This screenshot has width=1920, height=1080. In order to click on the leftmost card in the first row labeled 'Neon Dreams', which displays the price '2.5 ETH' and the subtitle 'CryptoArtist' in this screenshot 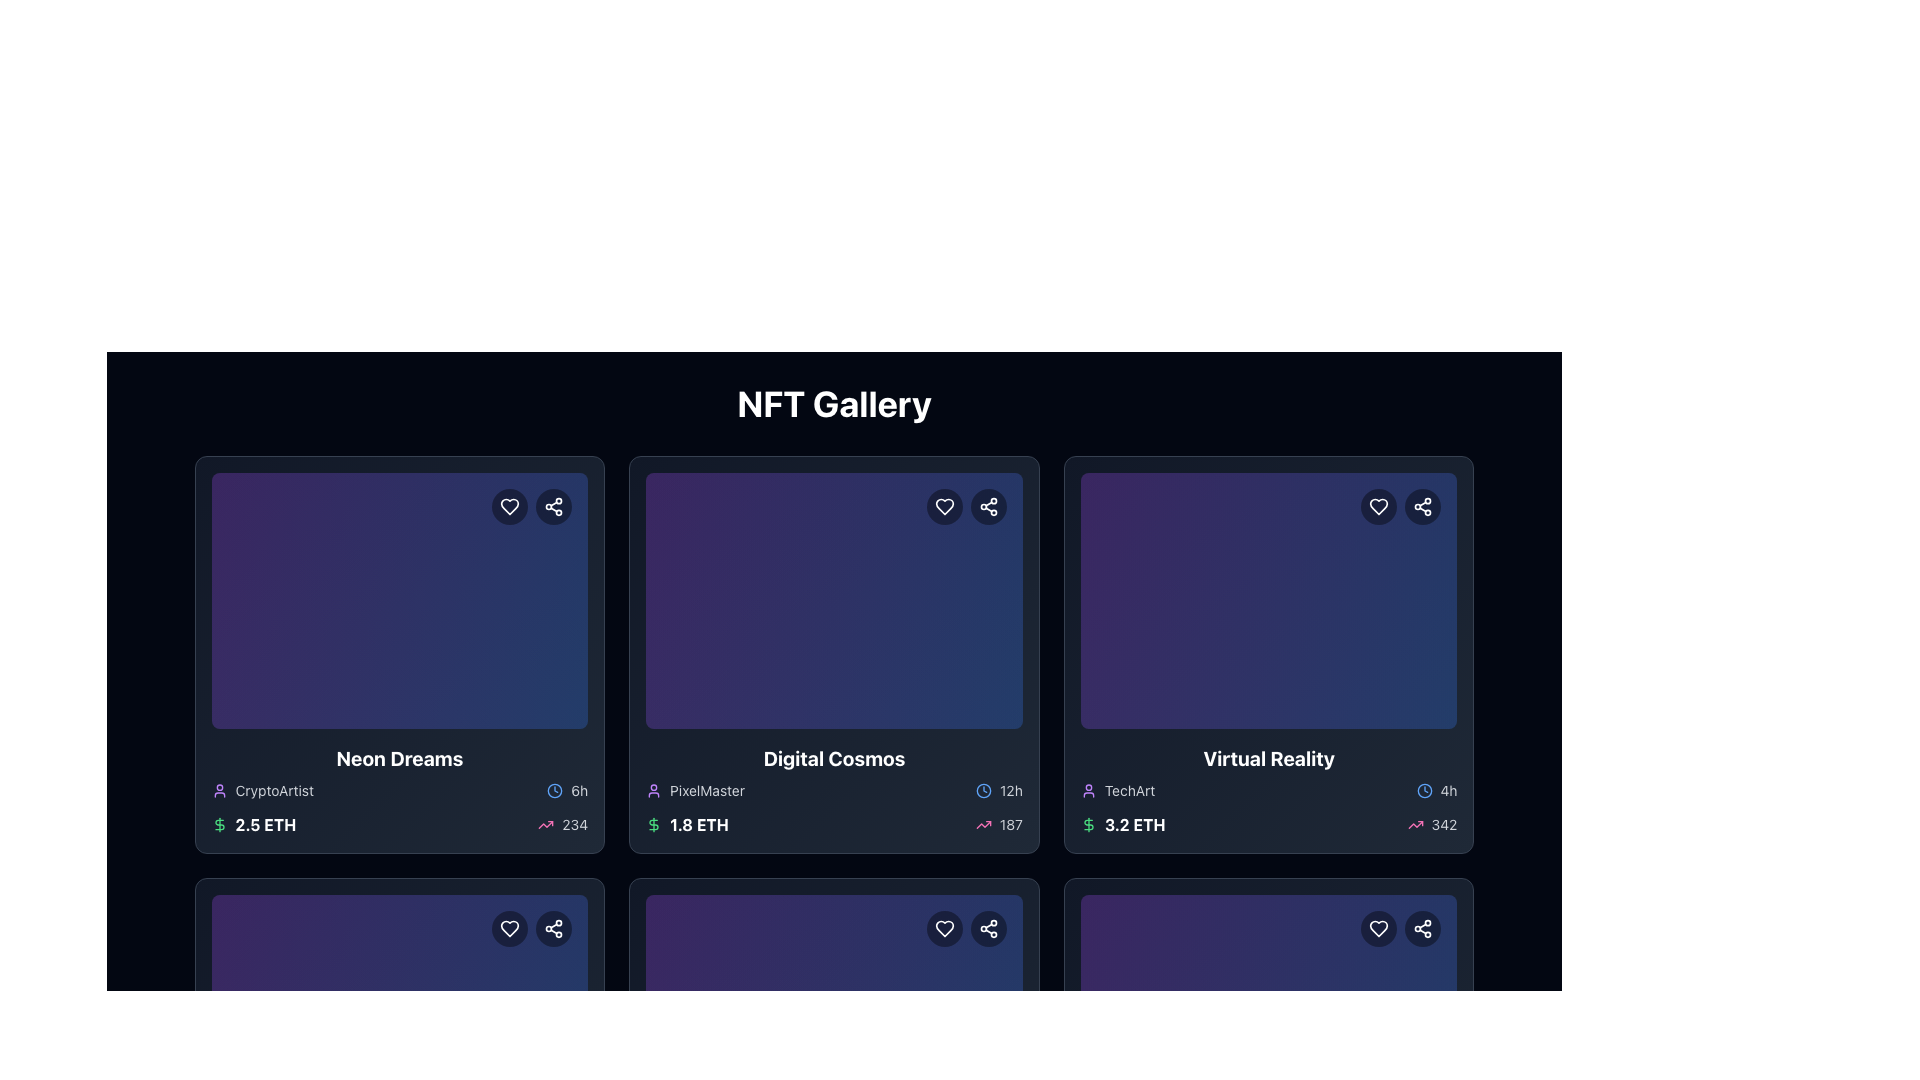, I will do `click(399, 655)`.